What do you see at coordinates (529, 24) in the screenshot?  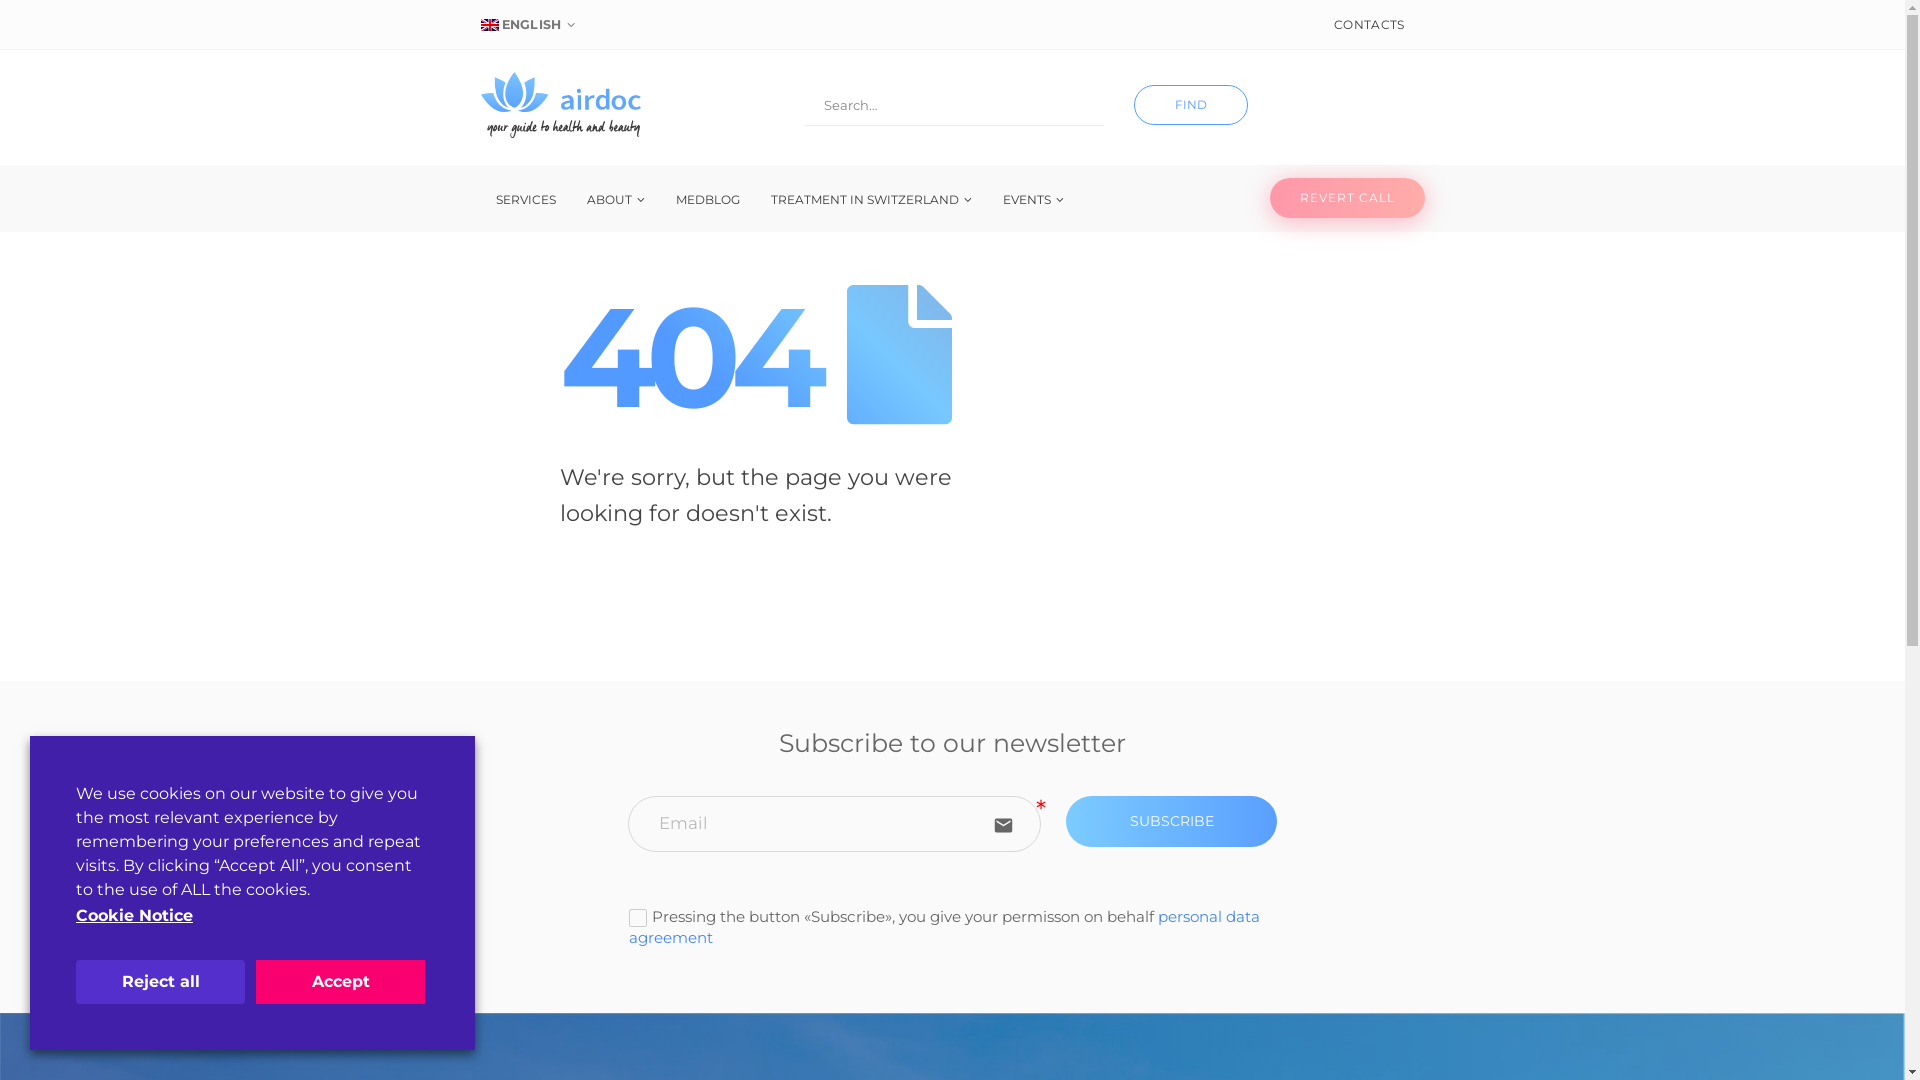 I see `'ENGLISH'` at bounding box center [529, 24].